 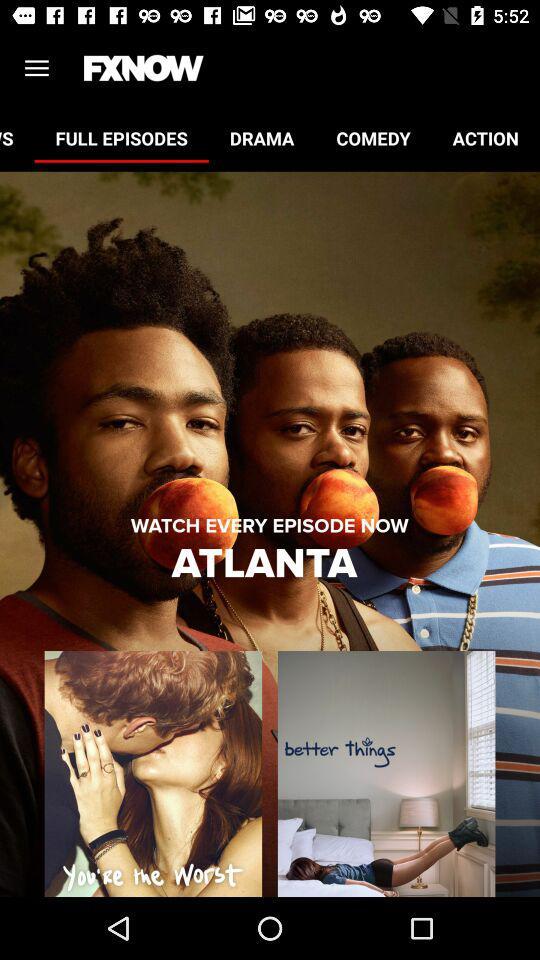 I want to click on item above the all shows icon, so click(x=36, y=68).